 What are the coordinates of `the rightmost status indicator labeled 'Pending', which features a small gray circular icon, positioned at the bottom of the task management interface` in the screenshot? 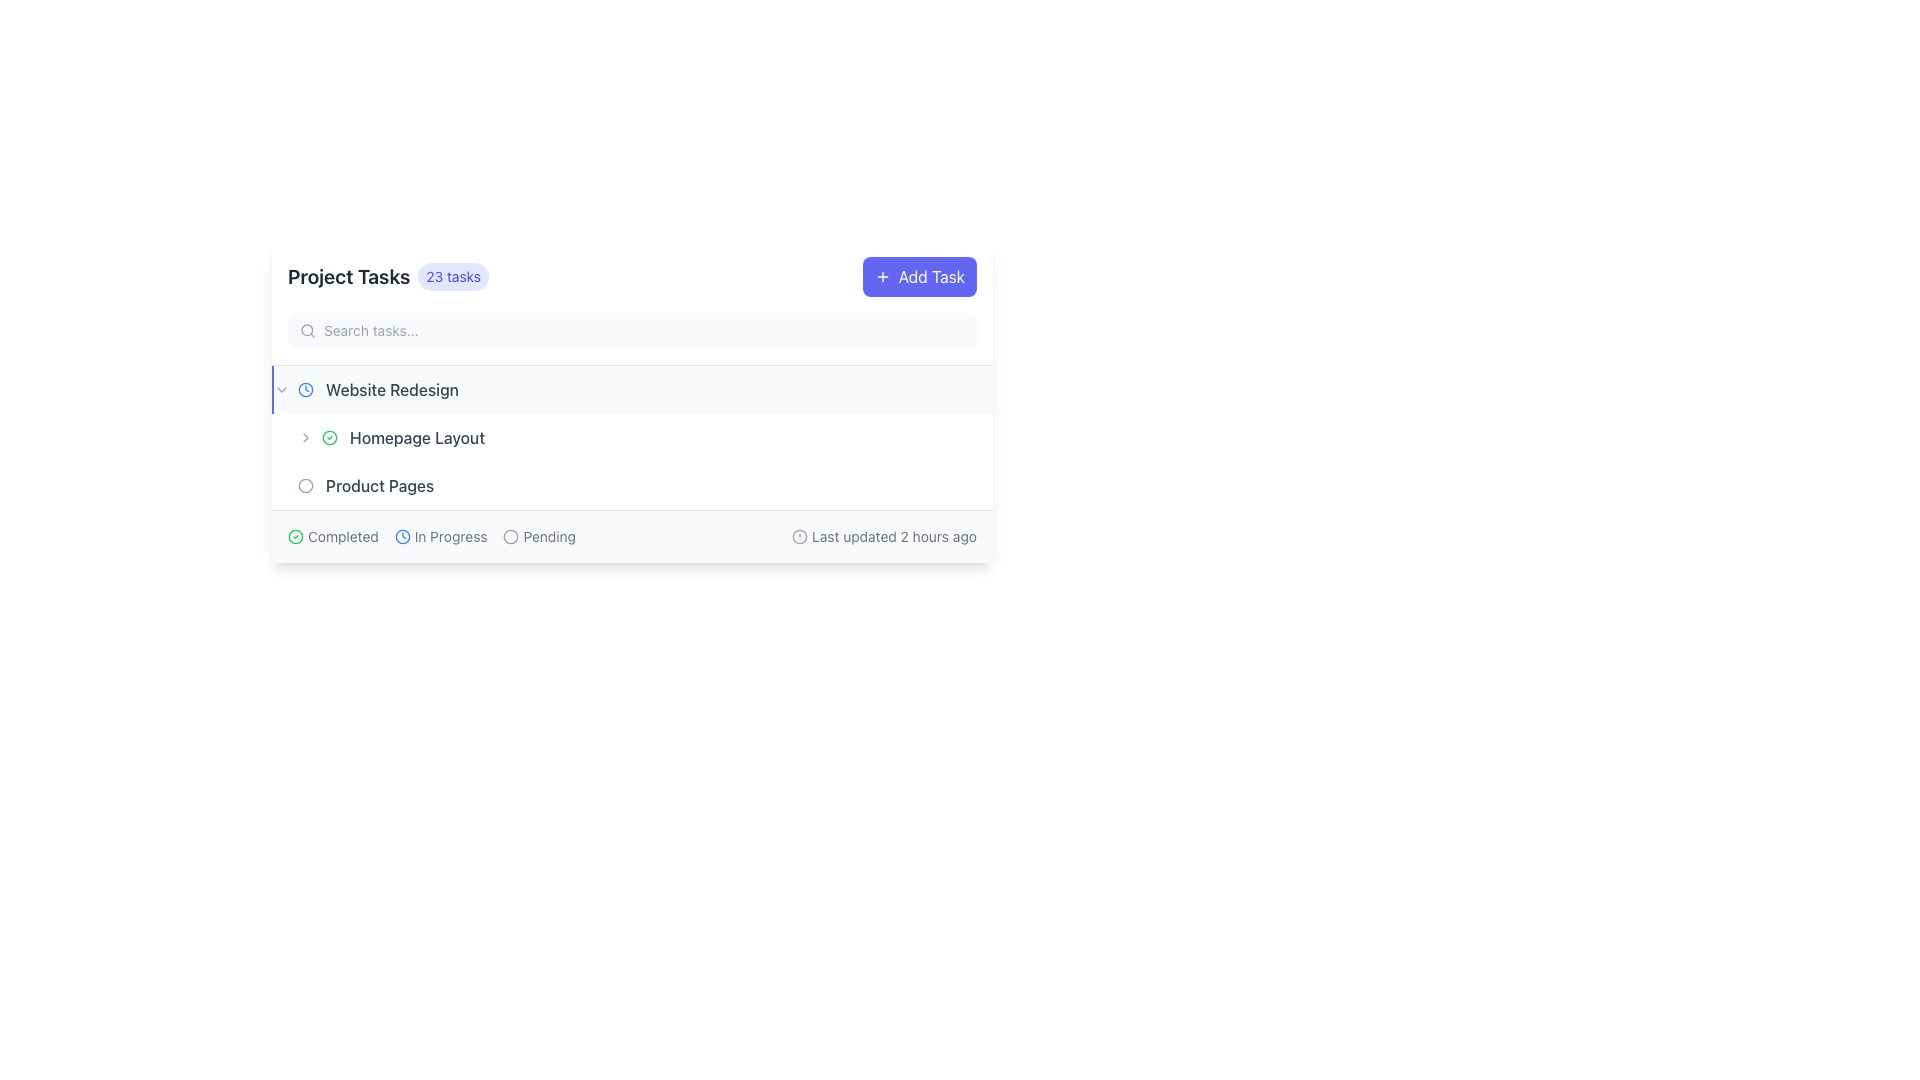 It's located at (539, 535).